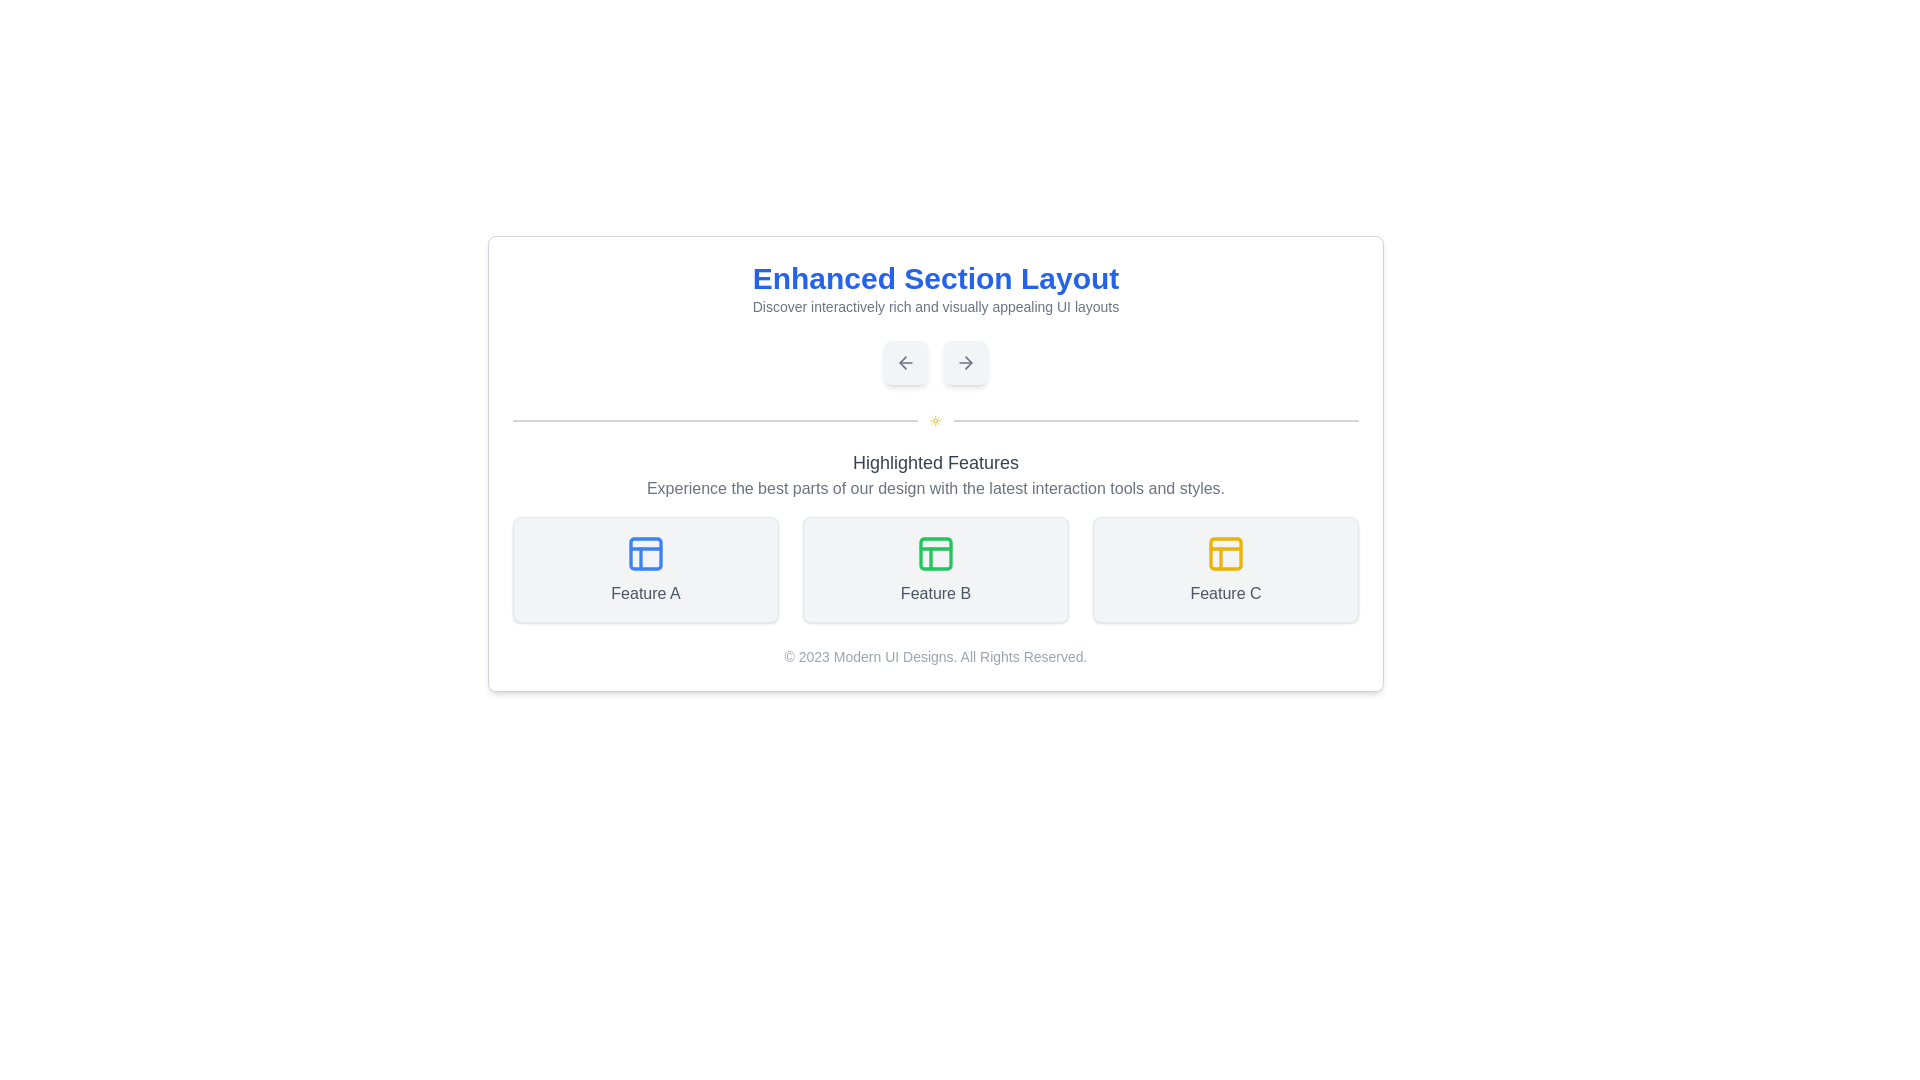  What do you see at coordinates (905, 362) in the screenshot?
I see `the left-pointing arrow icon embedded in a rounded rectangular button with a light gray background, which is positioned near the center of the interface` at bounding box center [905, 362].